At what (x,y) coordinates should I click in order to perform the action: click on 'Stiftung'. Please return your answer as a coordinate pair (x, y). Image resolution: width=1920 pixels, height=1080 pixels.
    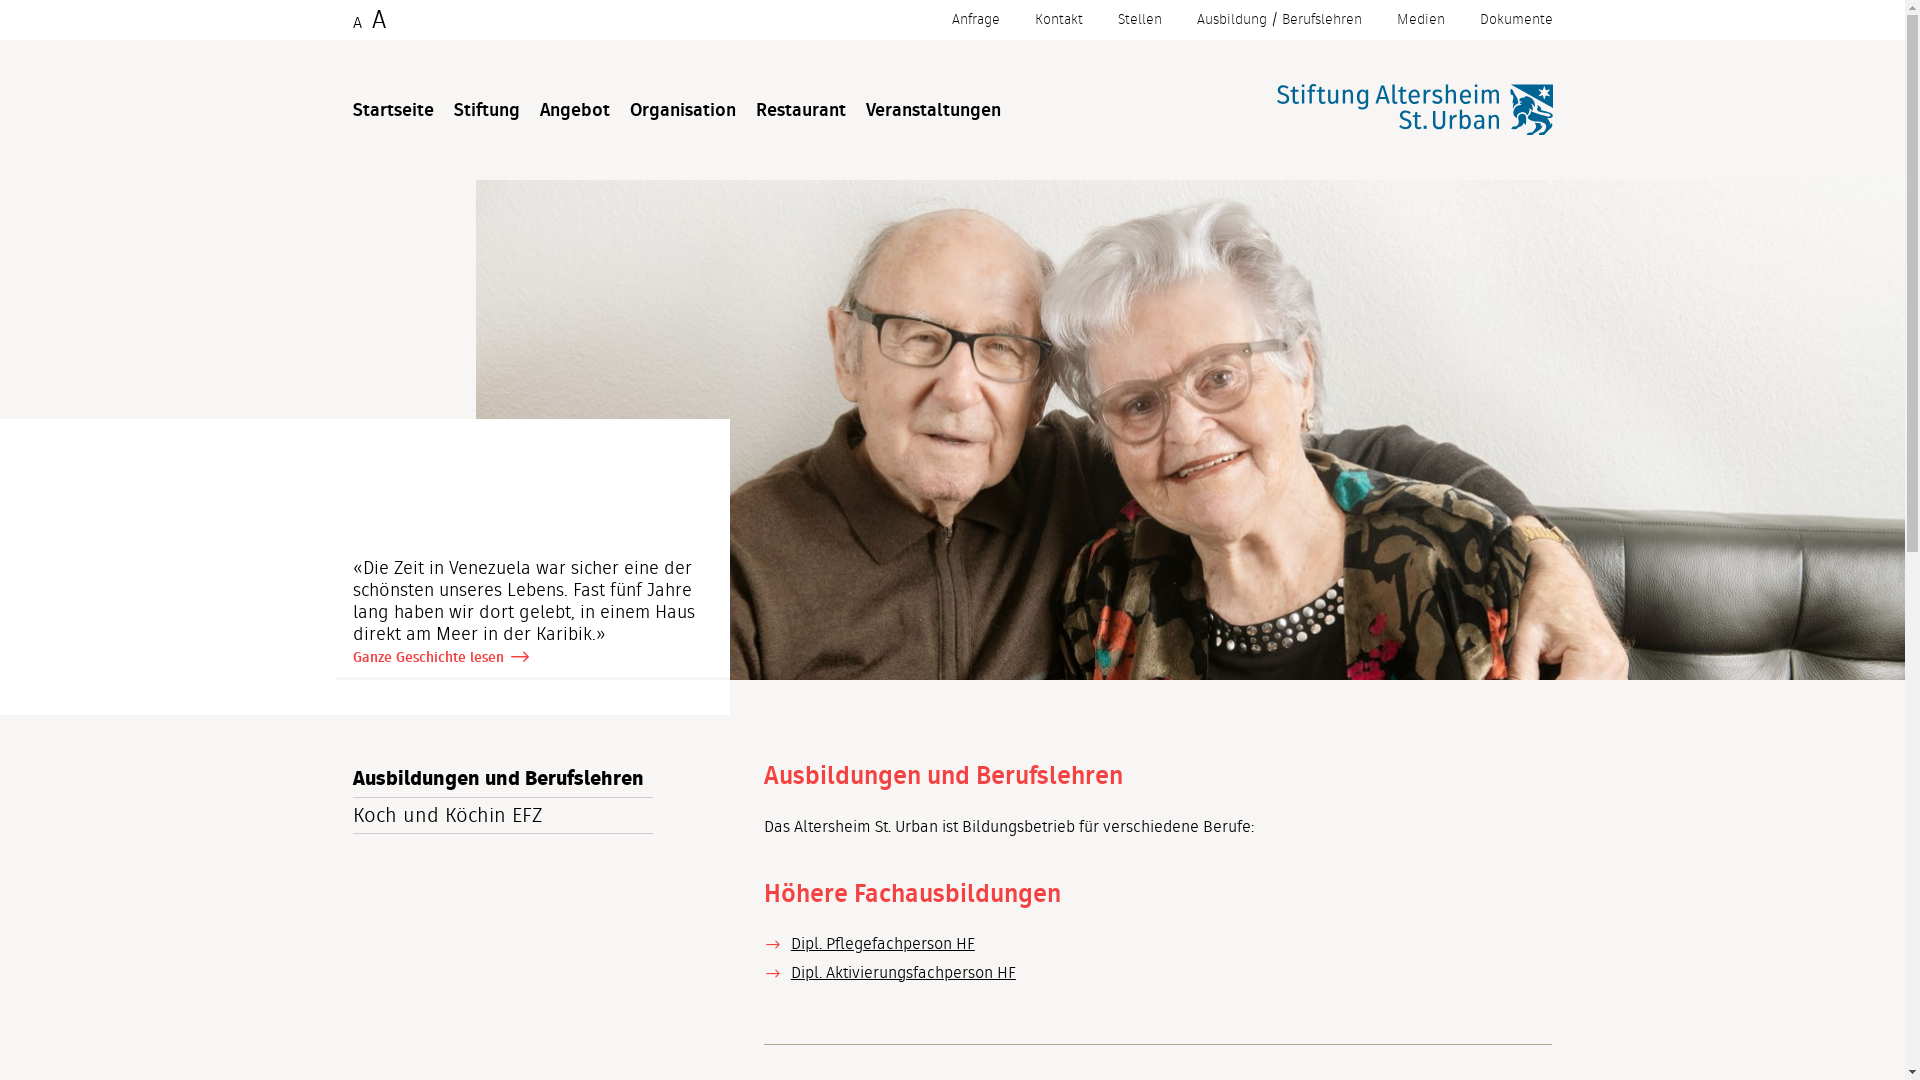
    Looking at the image, I should click on (453, 111).